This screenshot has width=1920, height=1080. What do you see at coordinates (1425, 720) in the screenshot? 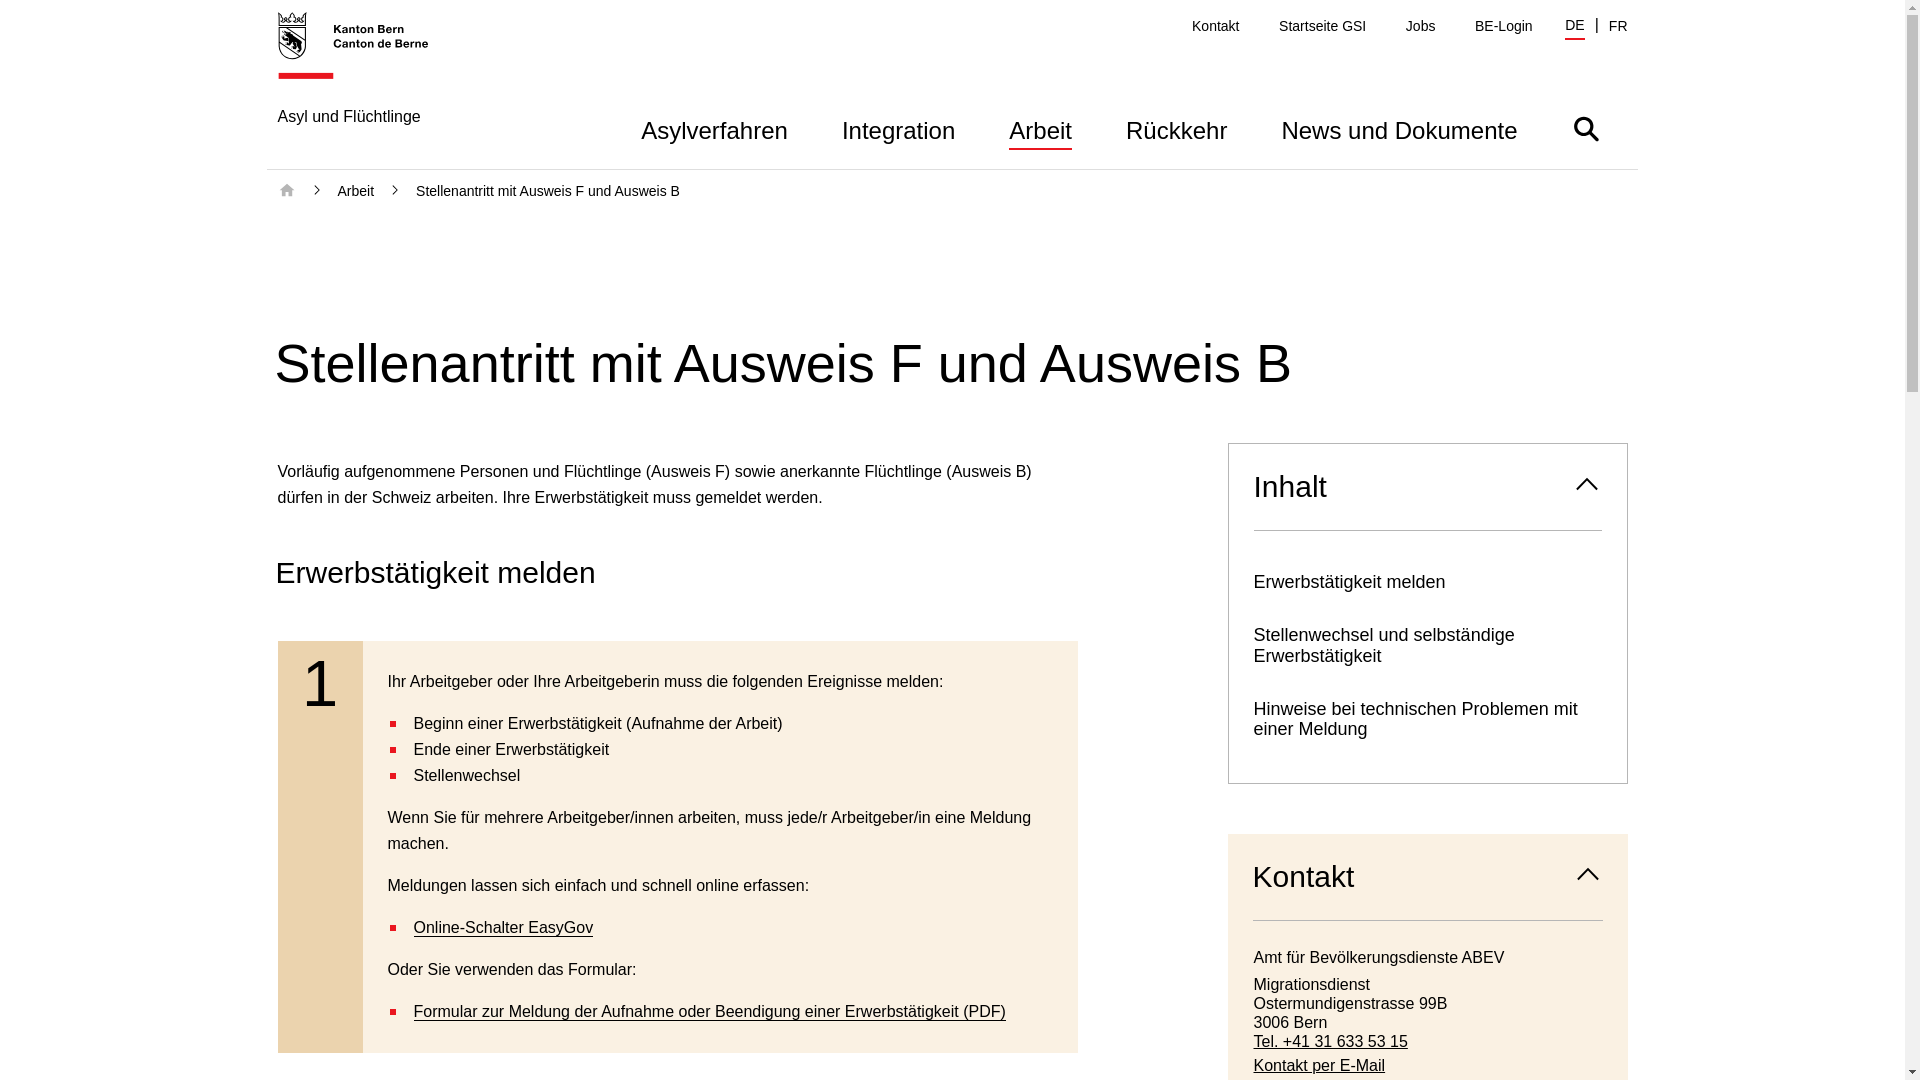
I see `'Hinweise bei technischen Problemen mit einer Meldung'` at bounding box center [1425, 720].